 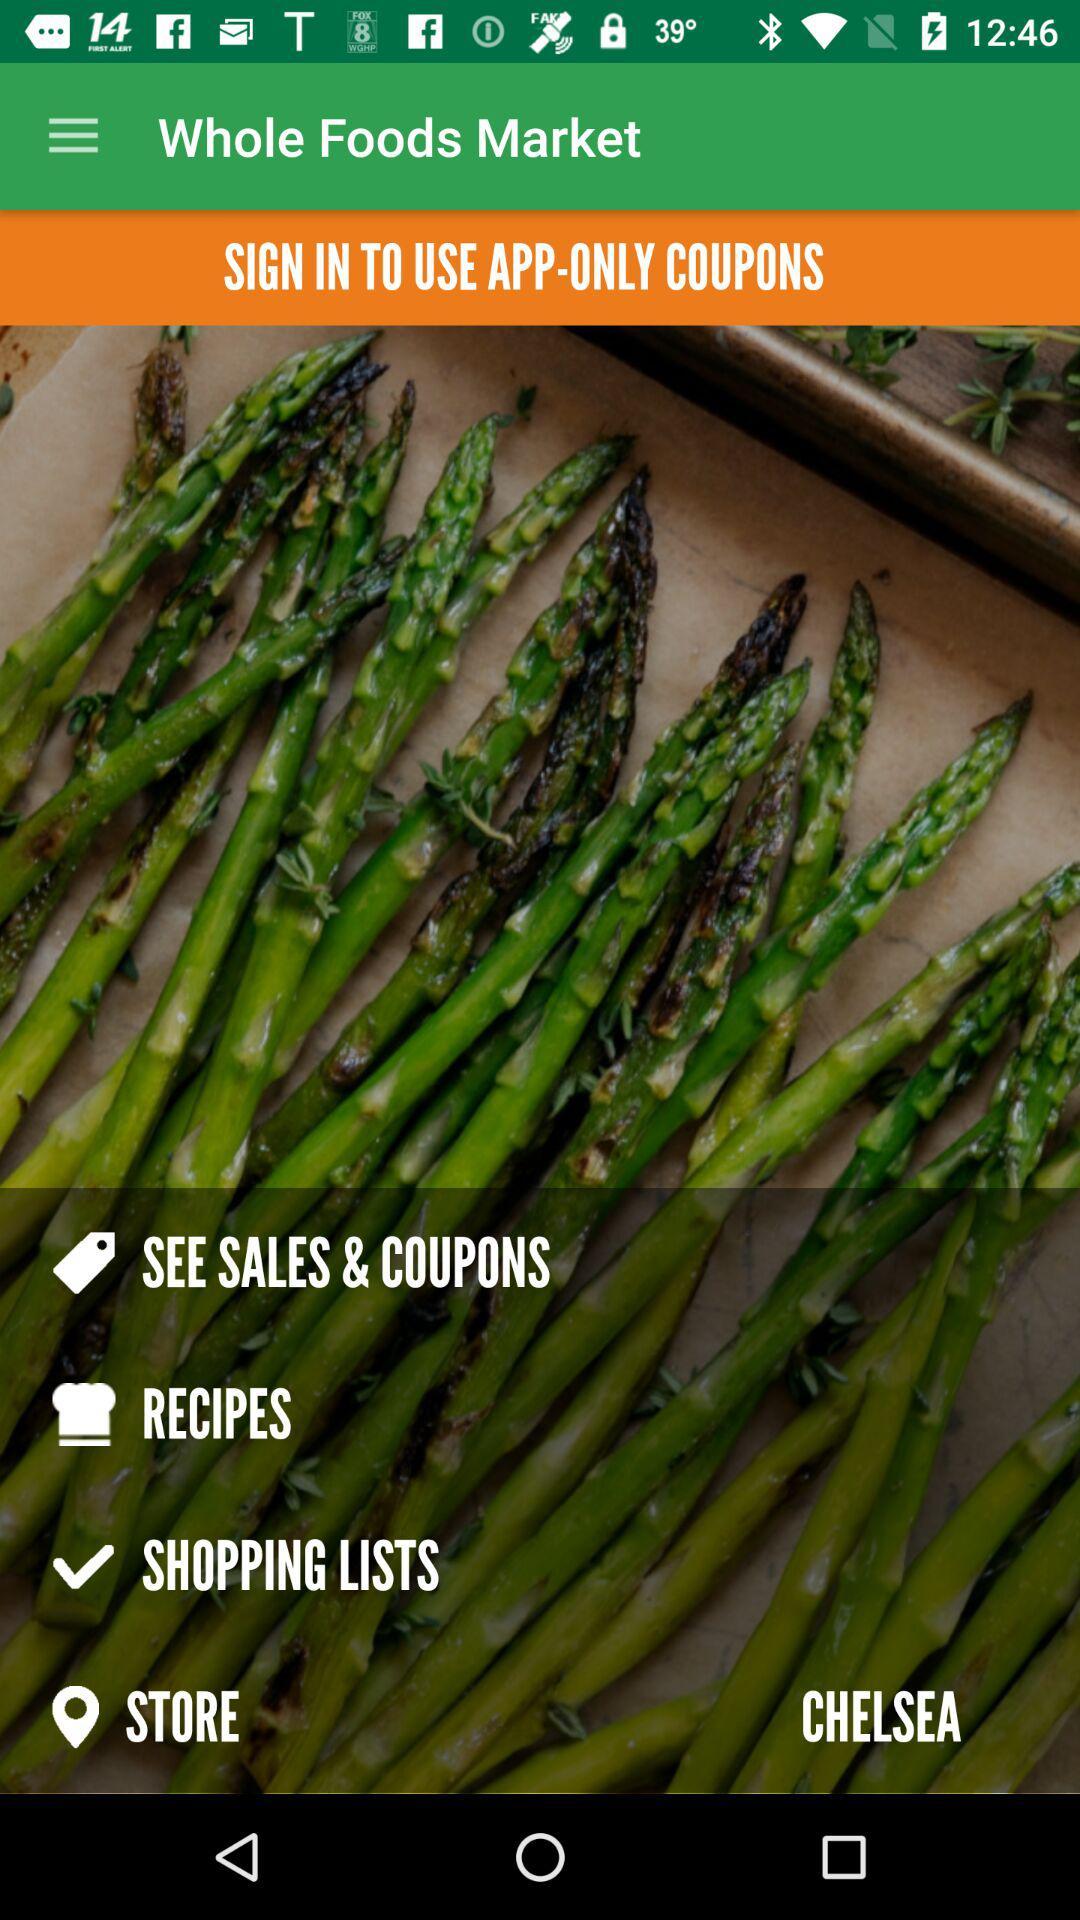 I want to click on the icon at the top left corner, so click(x=72, y=135).